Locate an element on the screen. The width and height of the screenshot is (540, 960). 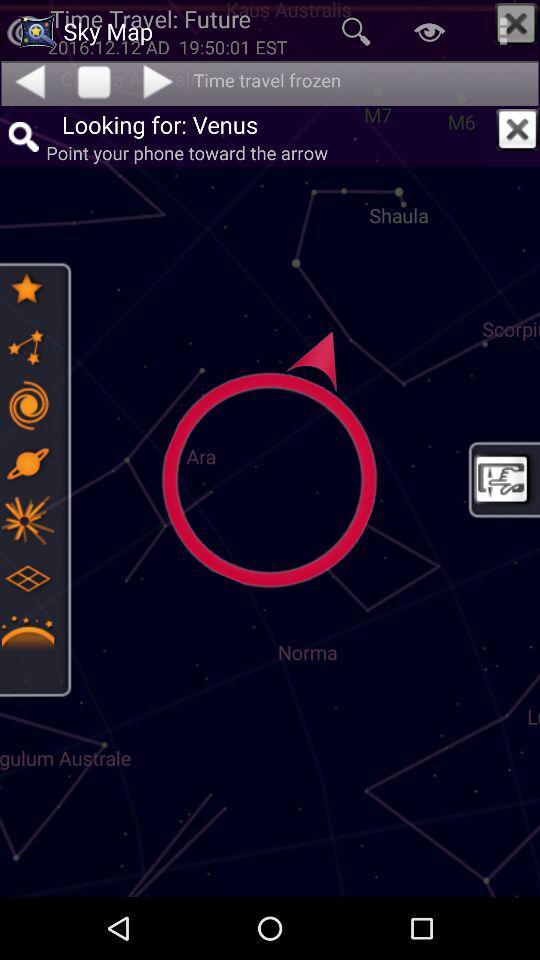
the close icon is located at coordinates (516, 23).